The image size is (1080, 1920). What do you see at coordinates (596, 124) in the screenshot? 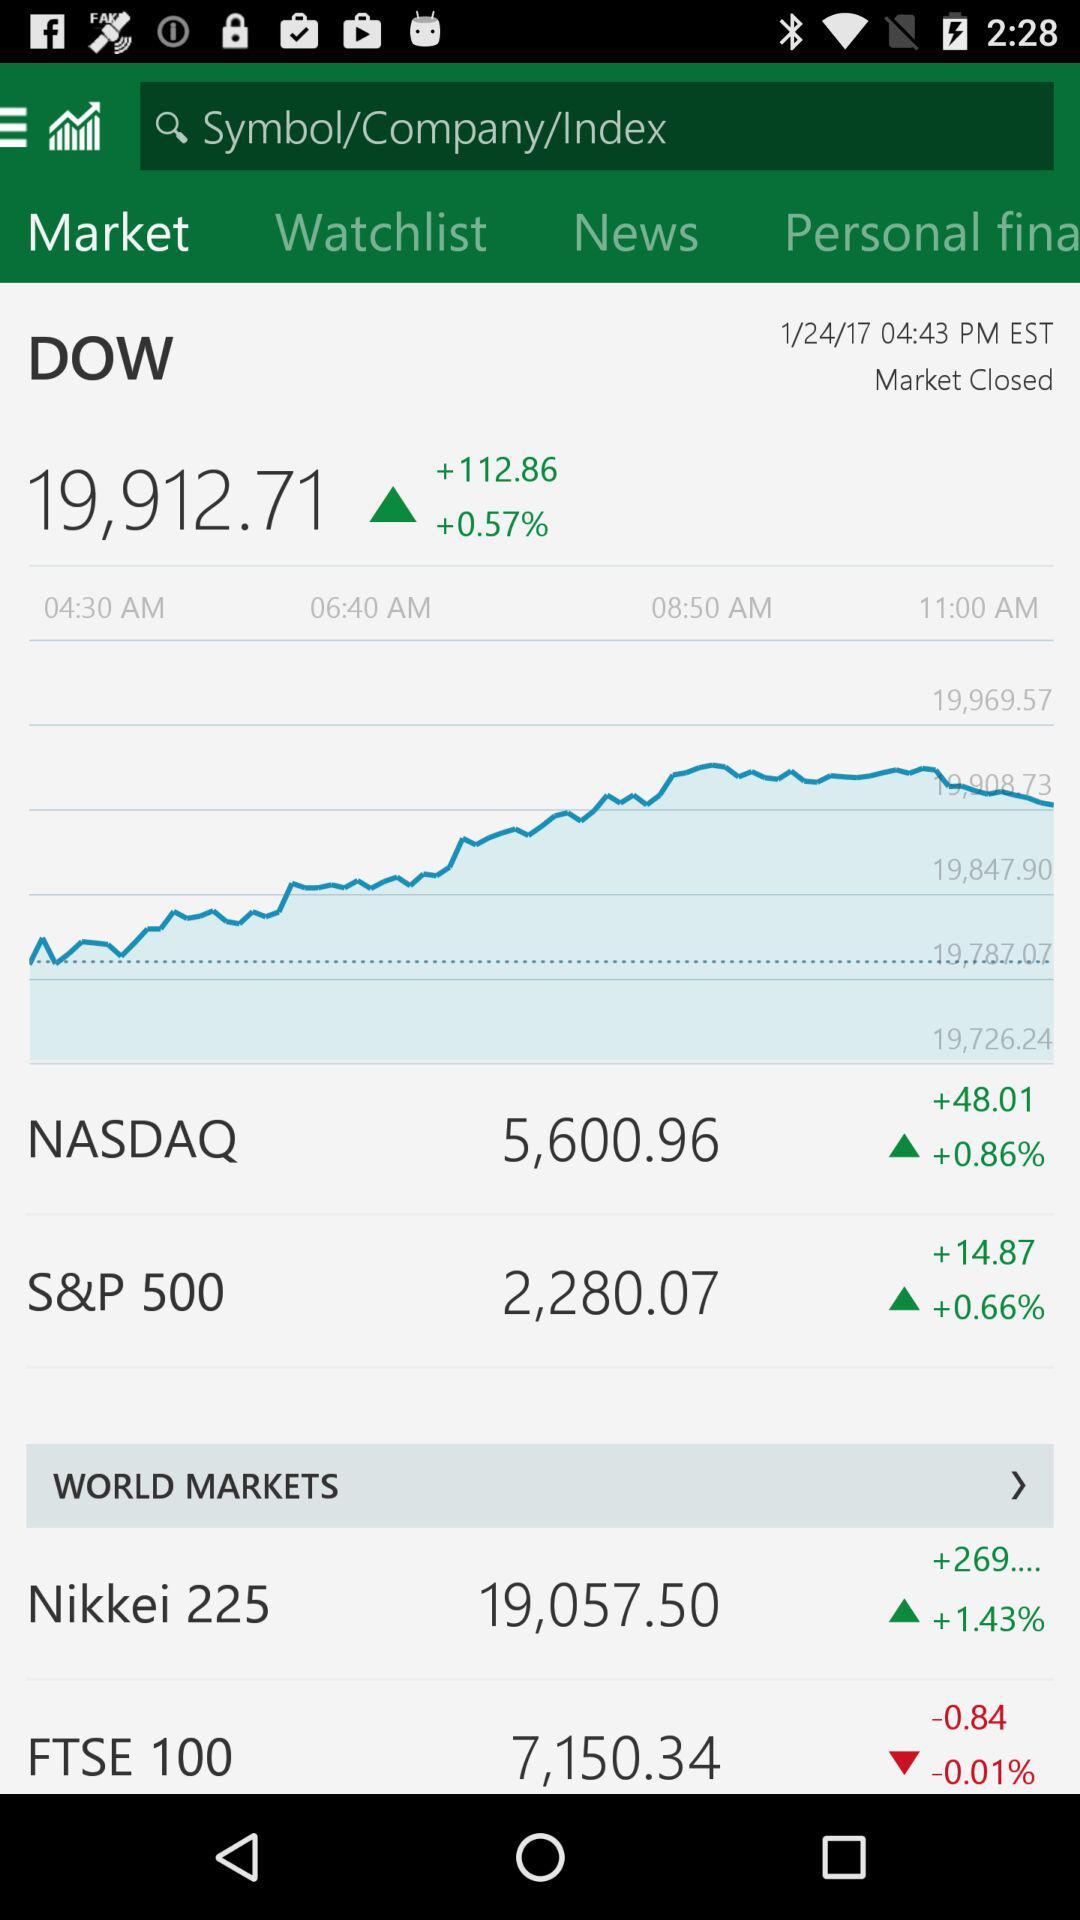
I see `symbol or company name` at bounding box center [596, 124].